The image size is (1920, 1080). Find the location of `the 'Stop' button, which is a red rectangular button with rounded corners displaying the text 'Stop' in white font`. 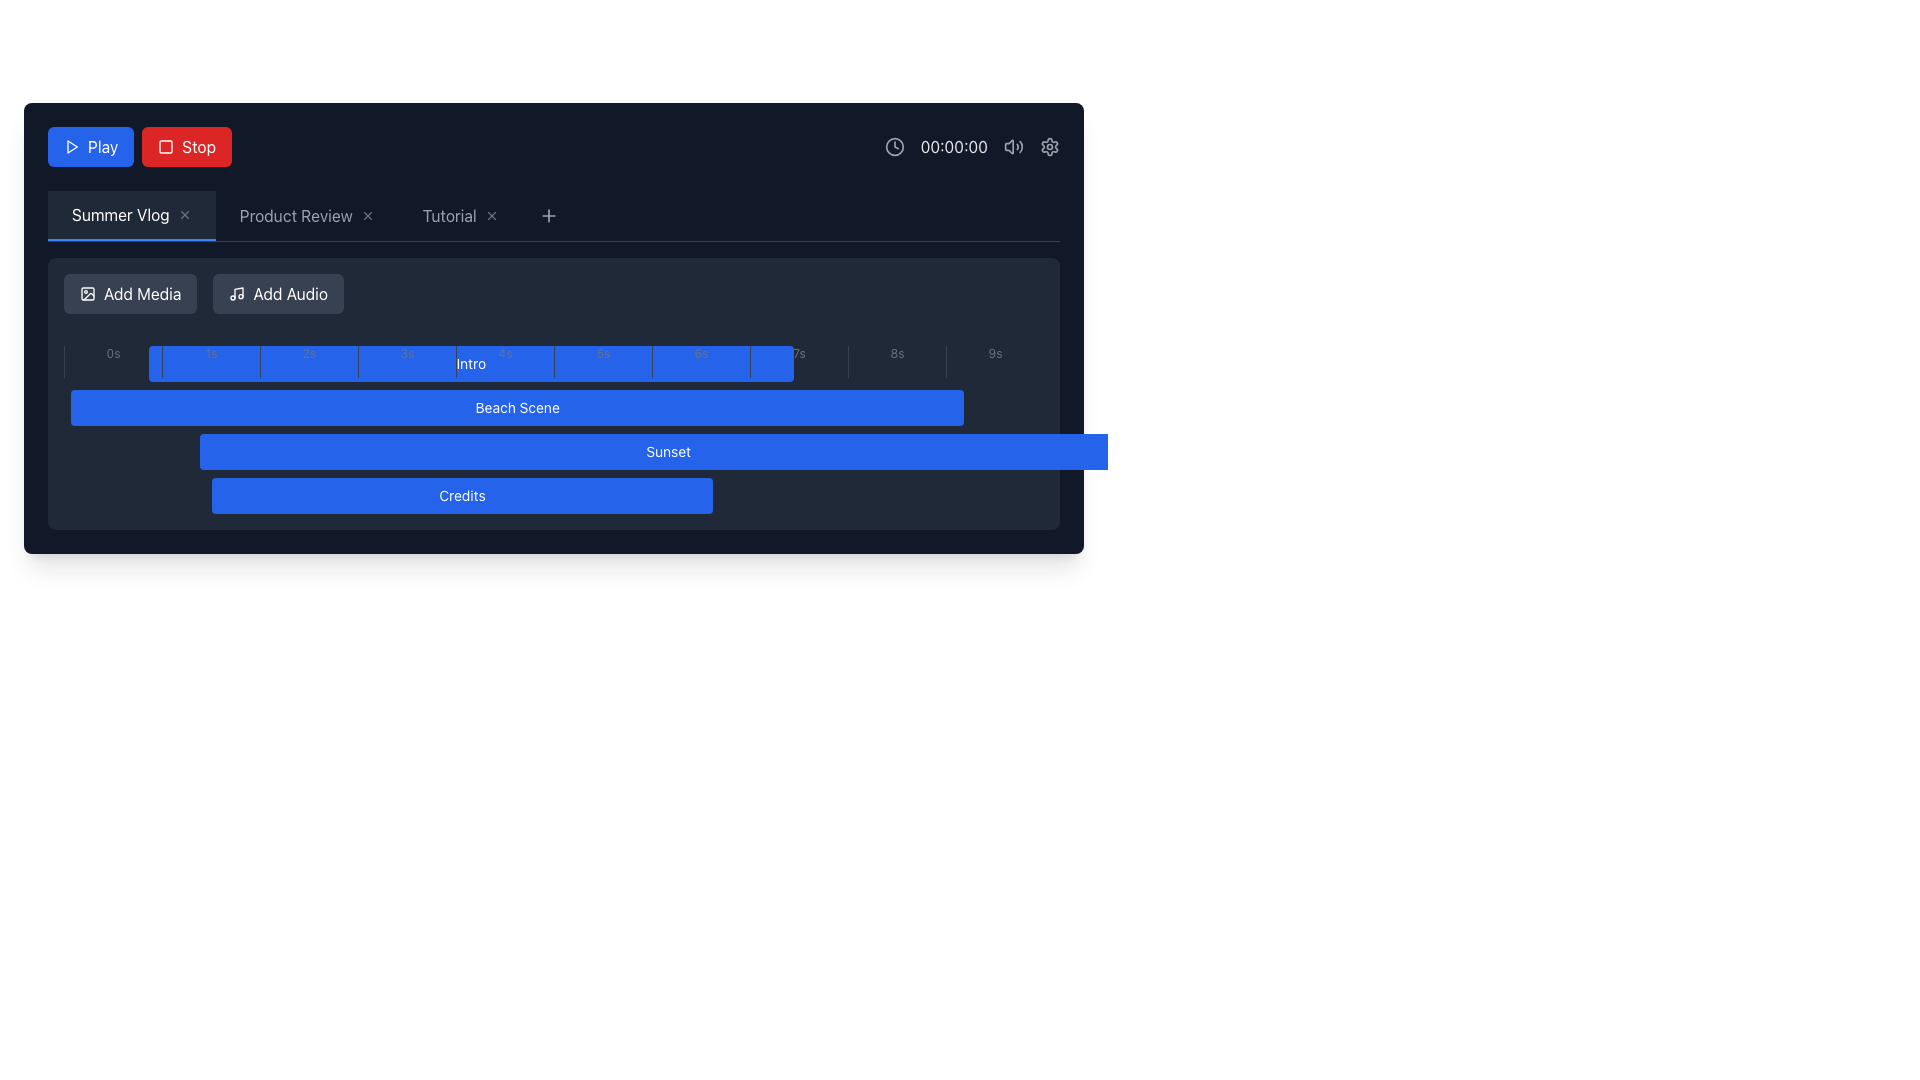

the 'Stop' button, which is a red rectangular button with rounded corners displaying the text 'Stop' in white font is located at coordinates (199, 145).